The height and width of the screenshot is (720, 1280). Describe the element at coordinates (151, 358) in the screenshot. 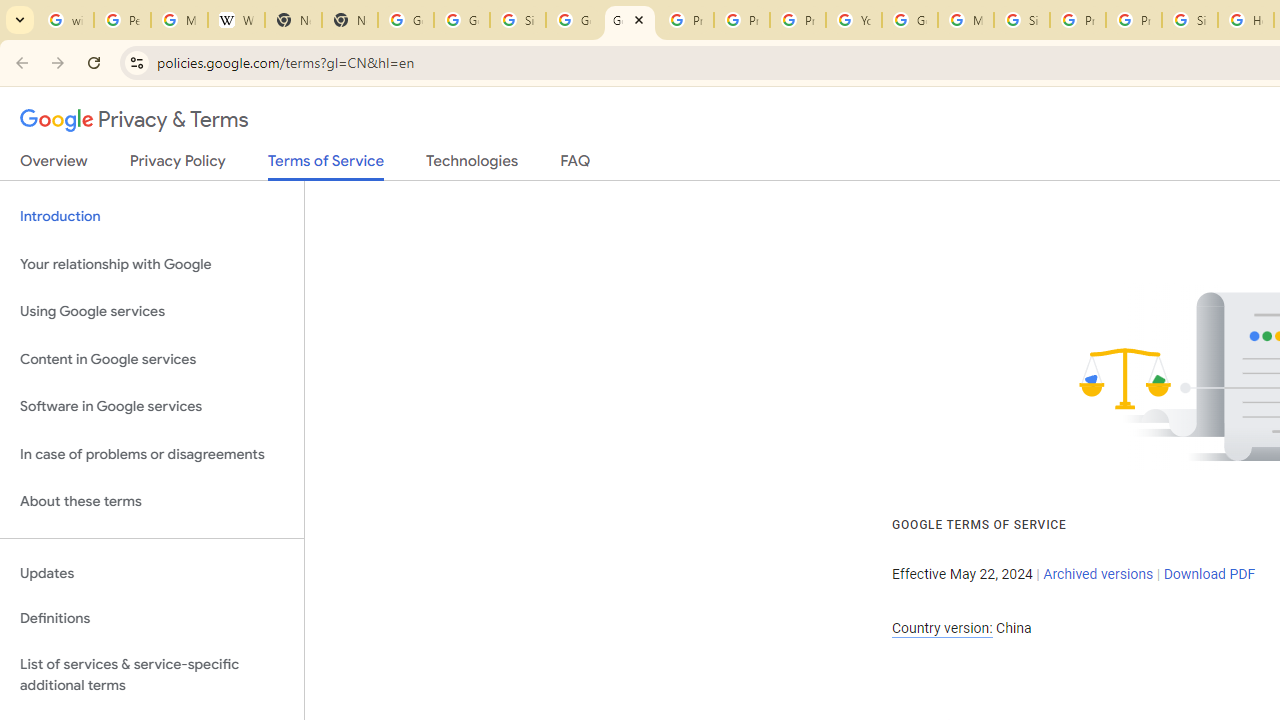

I see `'Content in Google services'` at that location.